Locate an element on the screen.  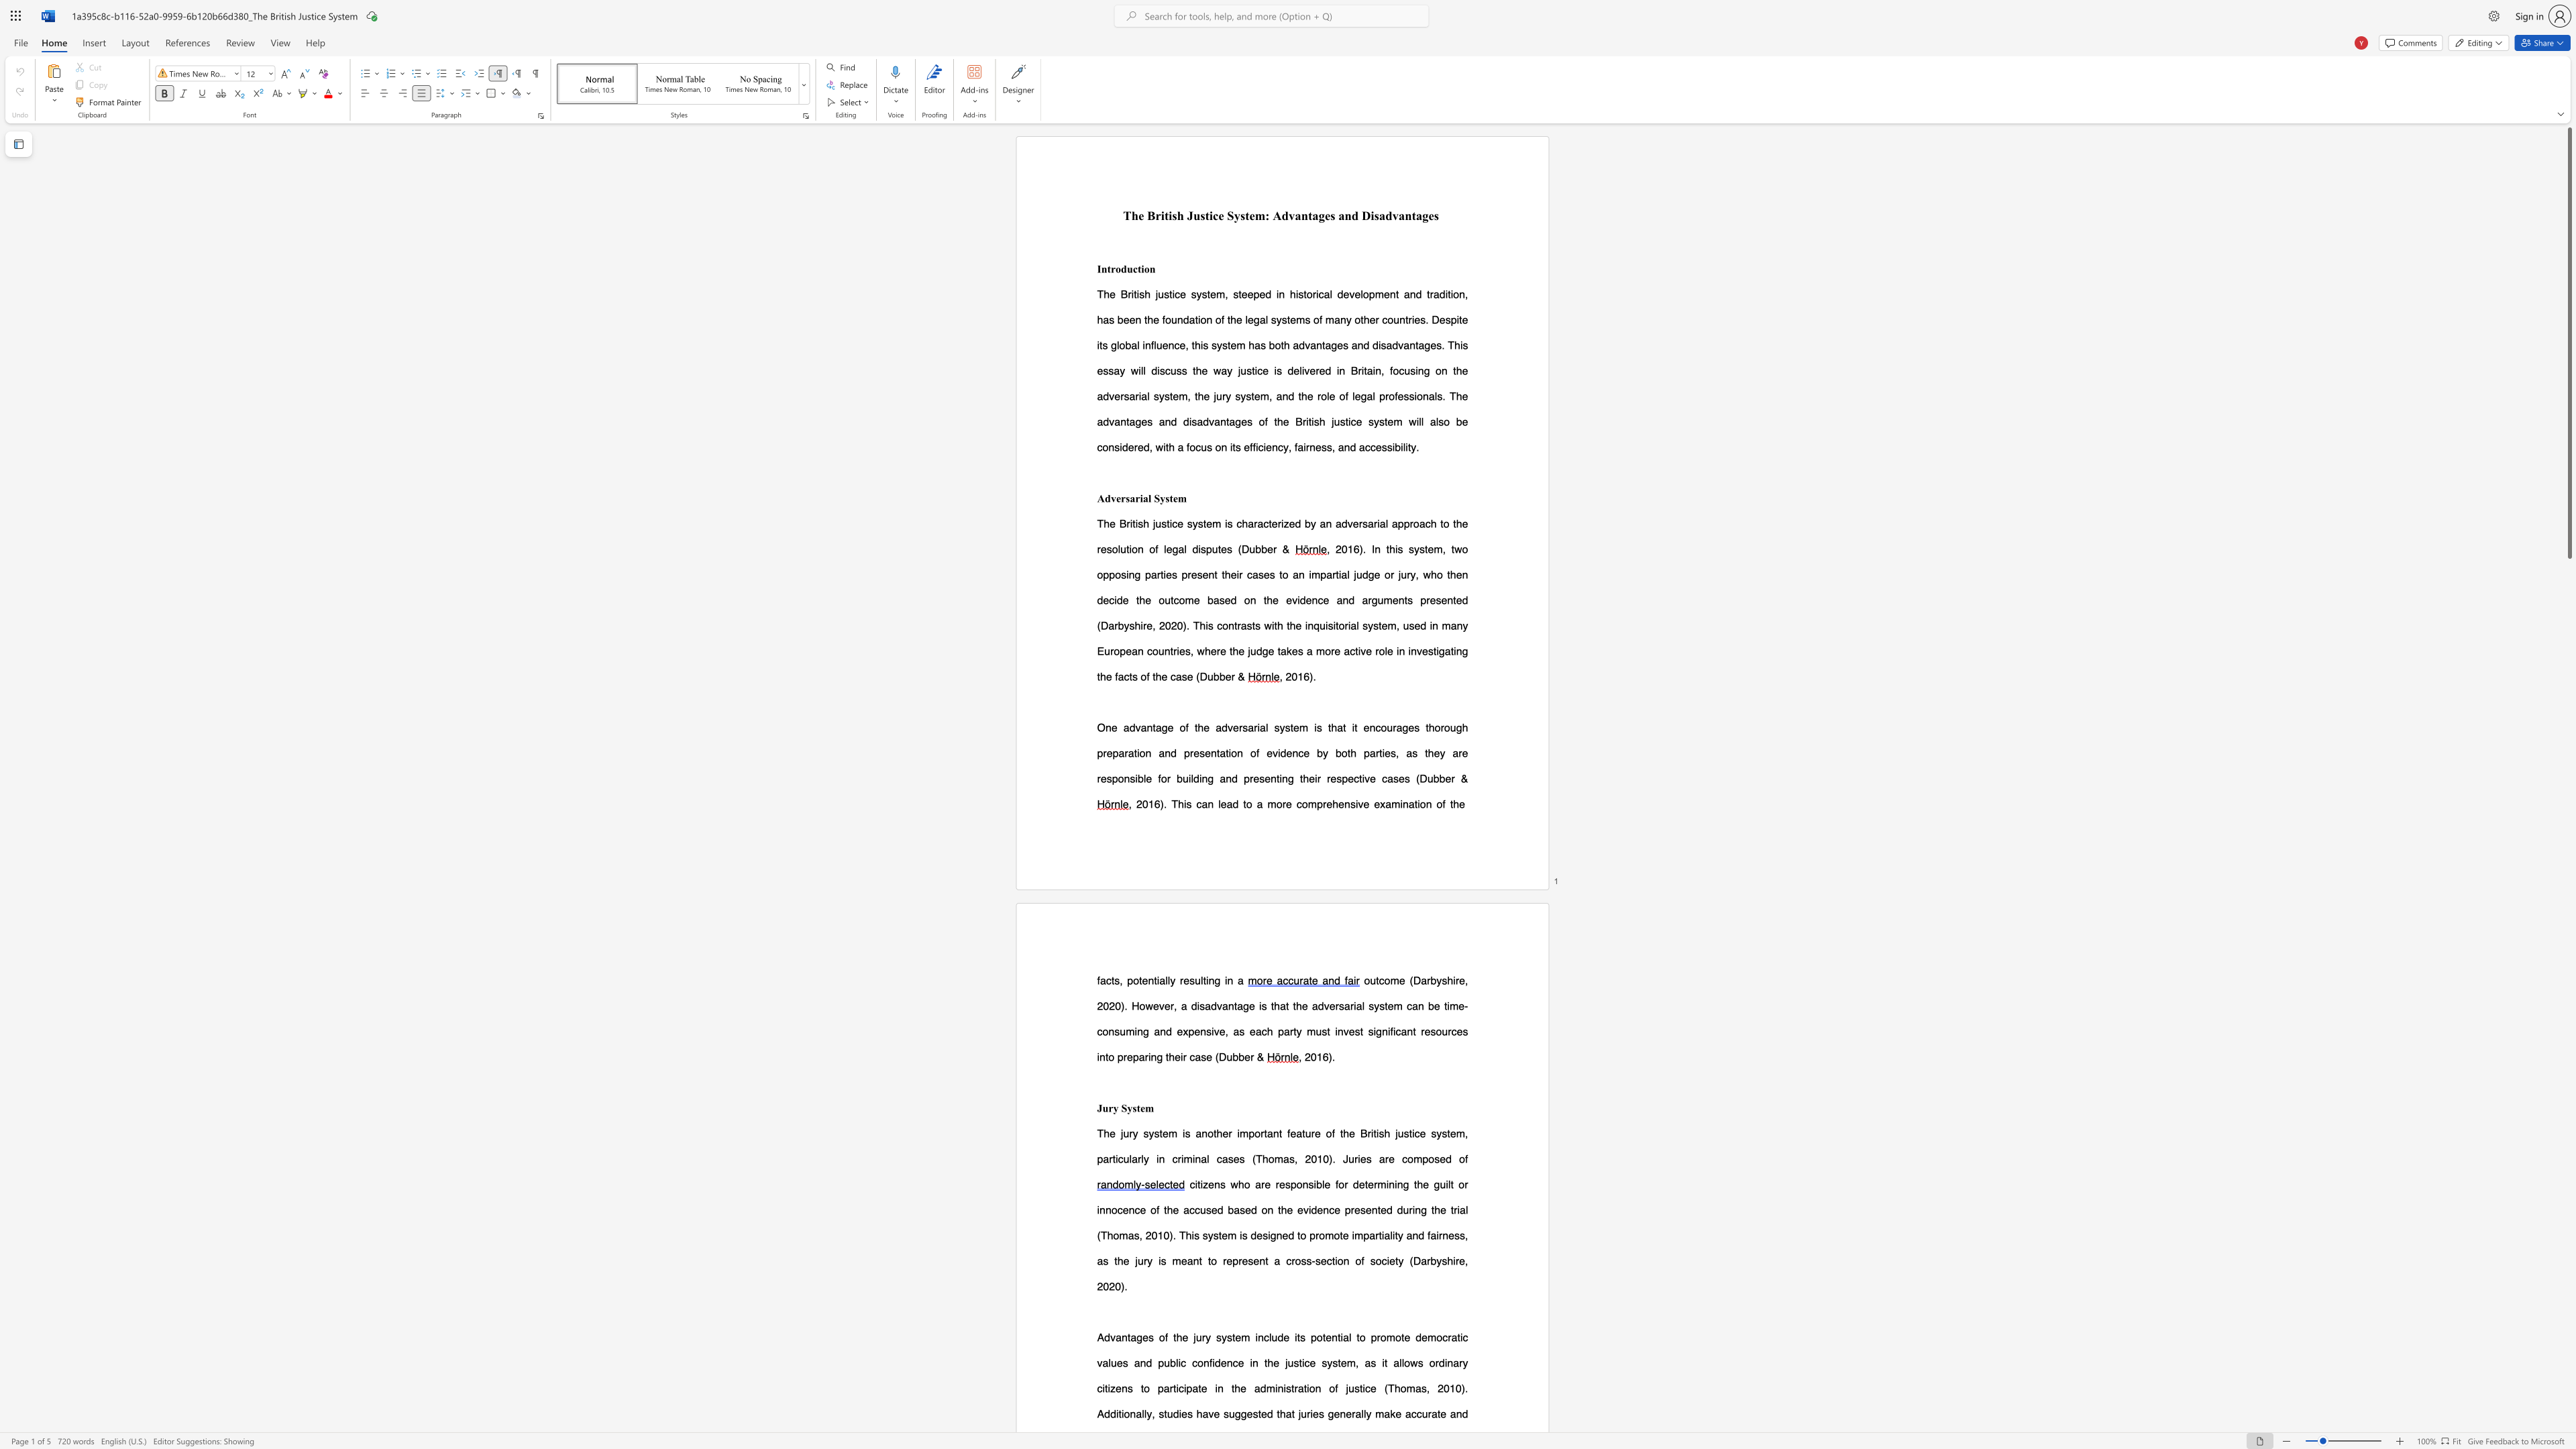
the 3th character "s" in the text is located at coordinates (1318, 1260).